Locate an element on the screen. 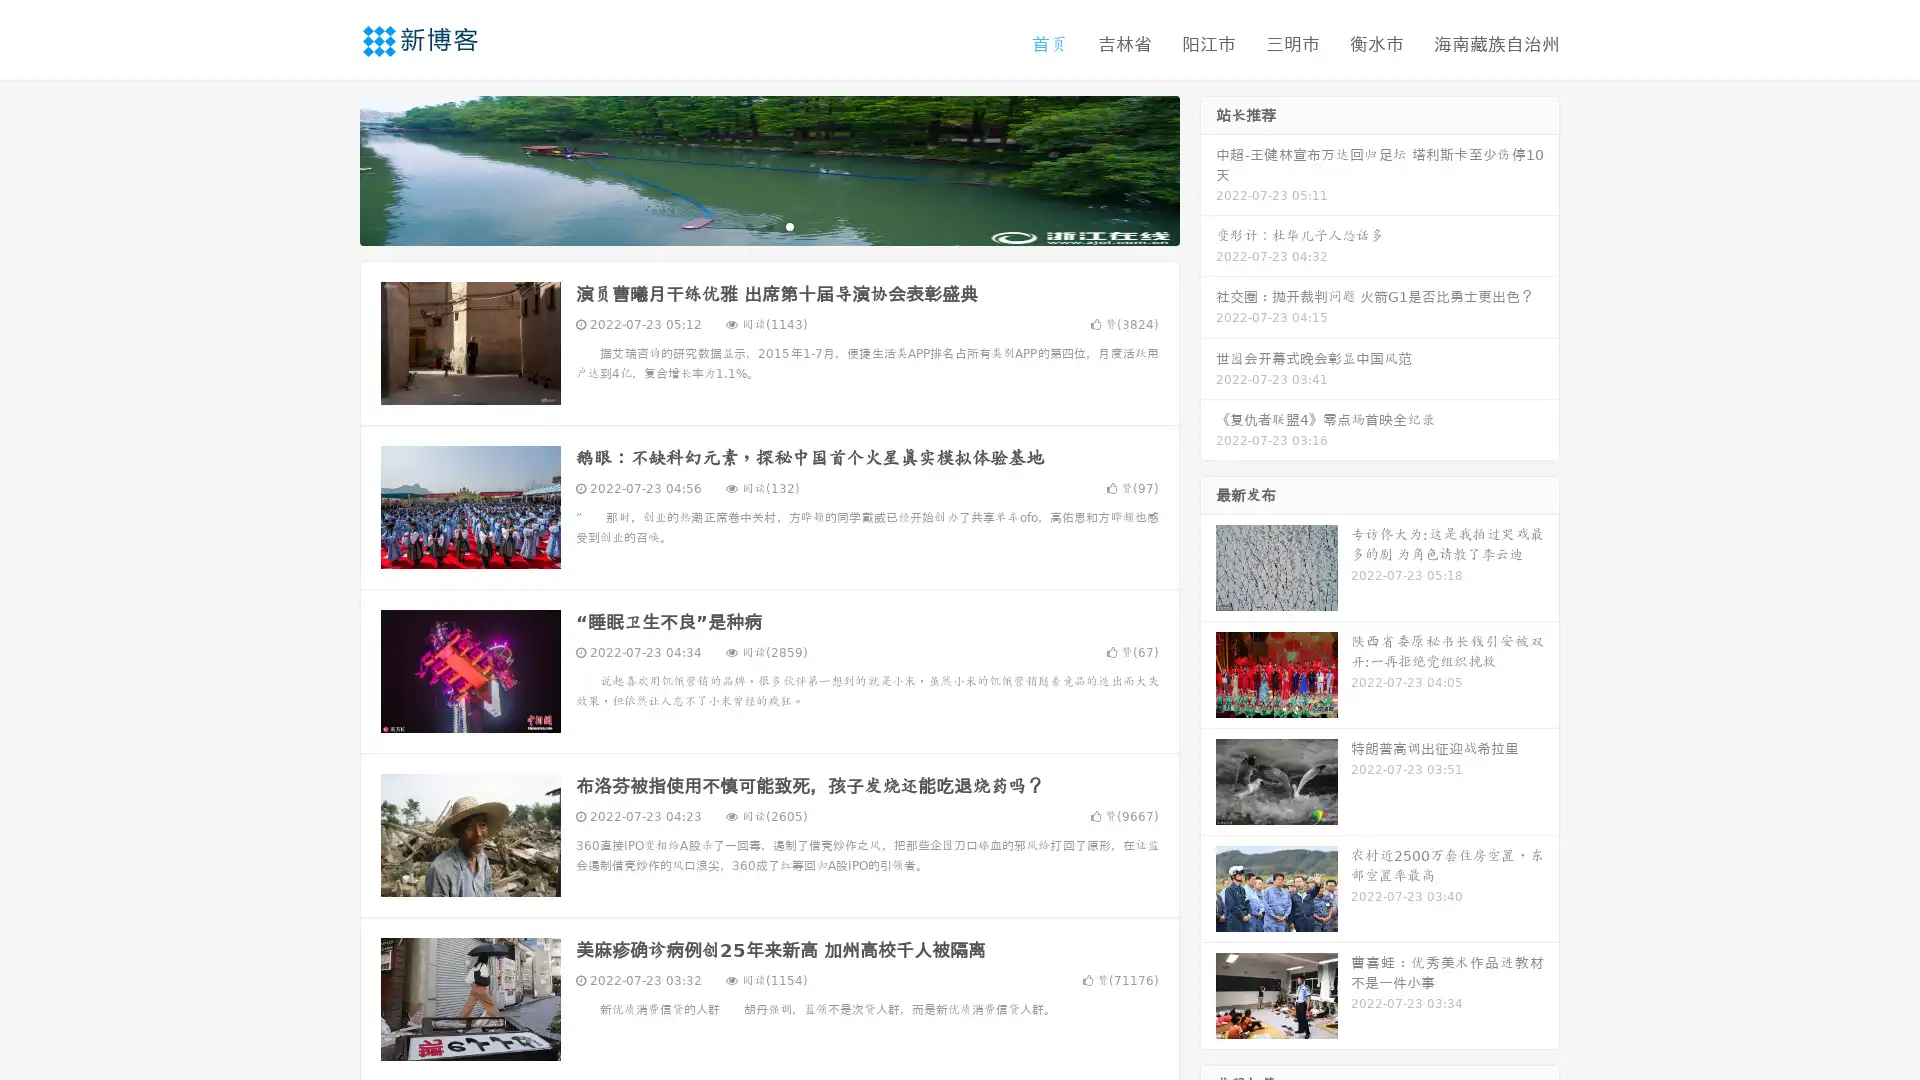 The height and width of the screenshot is (1080, 1920). Go to slide 1 is located at coordinates (748, 225).